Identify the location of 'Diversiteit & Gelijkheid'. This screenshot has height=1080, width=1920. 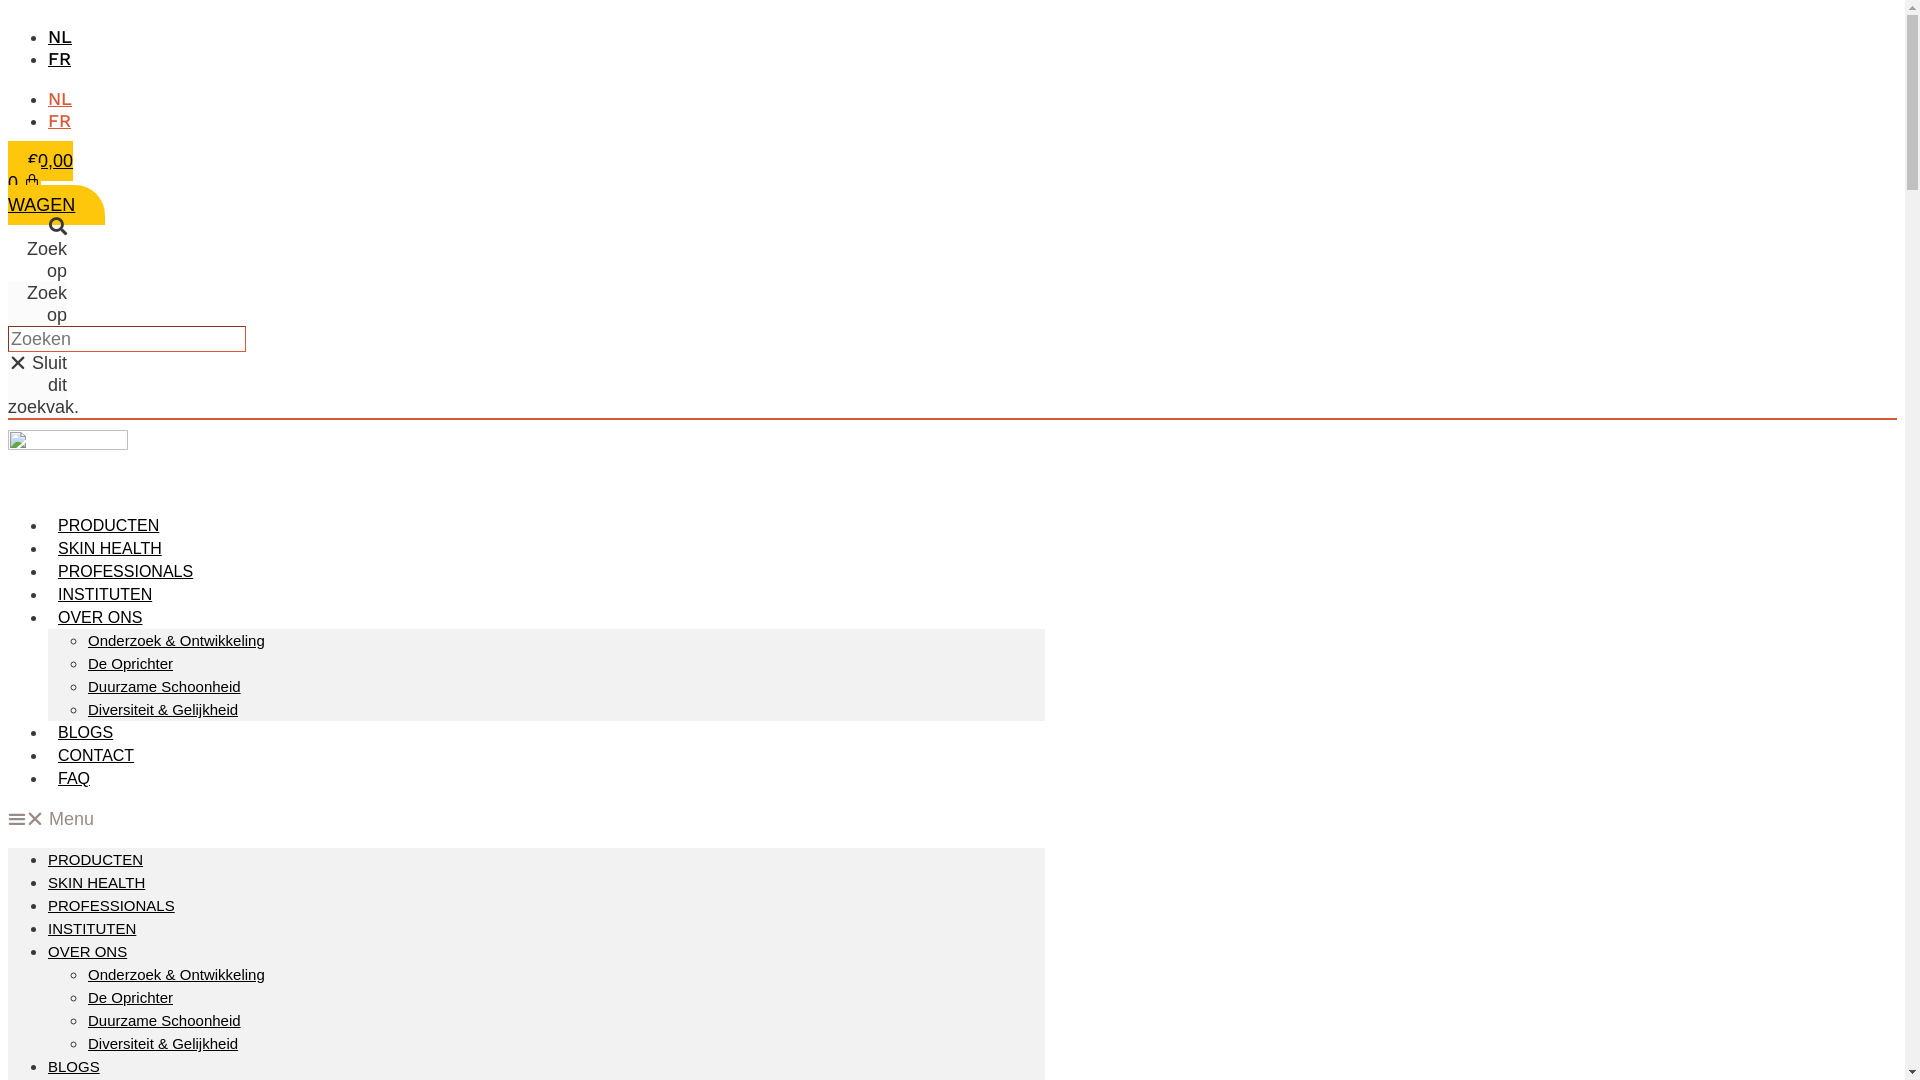
(163, 708).